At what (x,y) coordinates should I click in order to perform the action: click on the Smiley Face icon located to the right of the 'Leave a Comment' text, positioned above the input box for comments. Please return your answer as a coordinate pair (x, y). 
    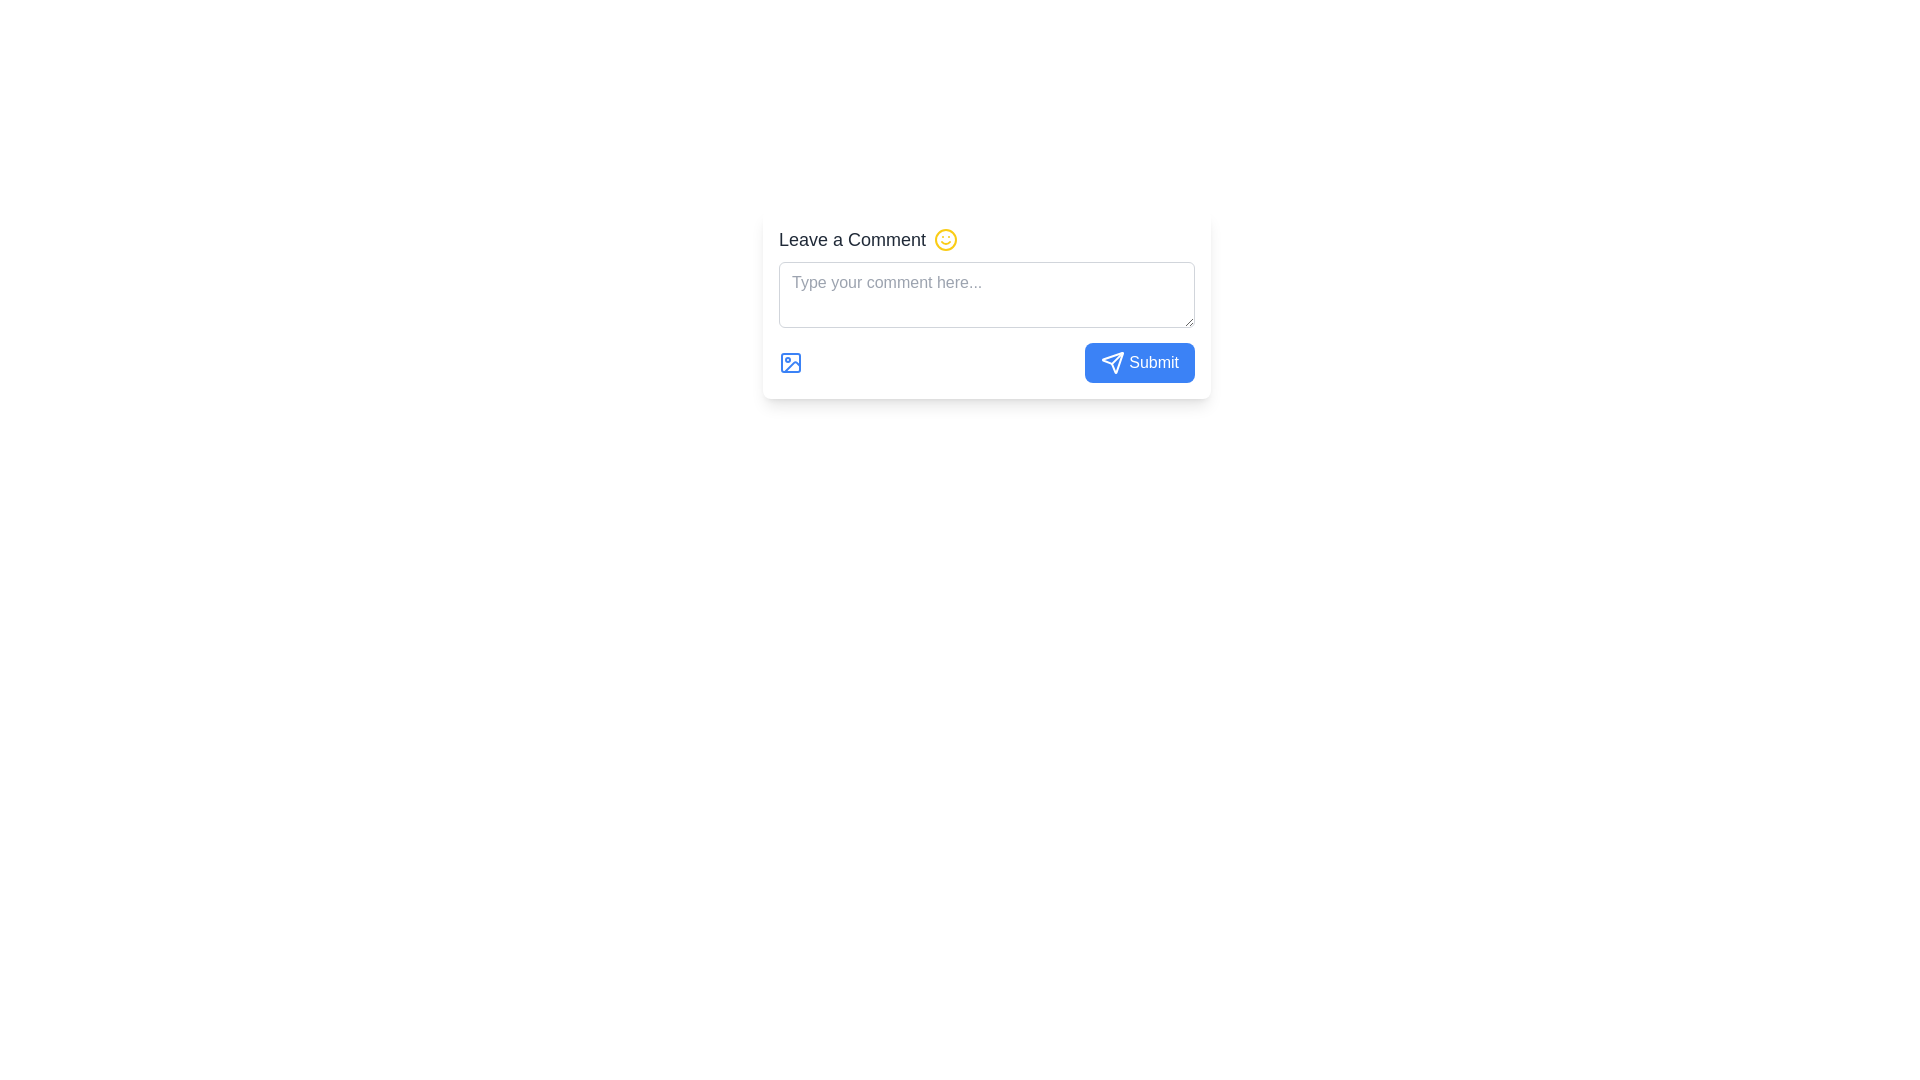
    Looking at the image, I should click on (945, 238).